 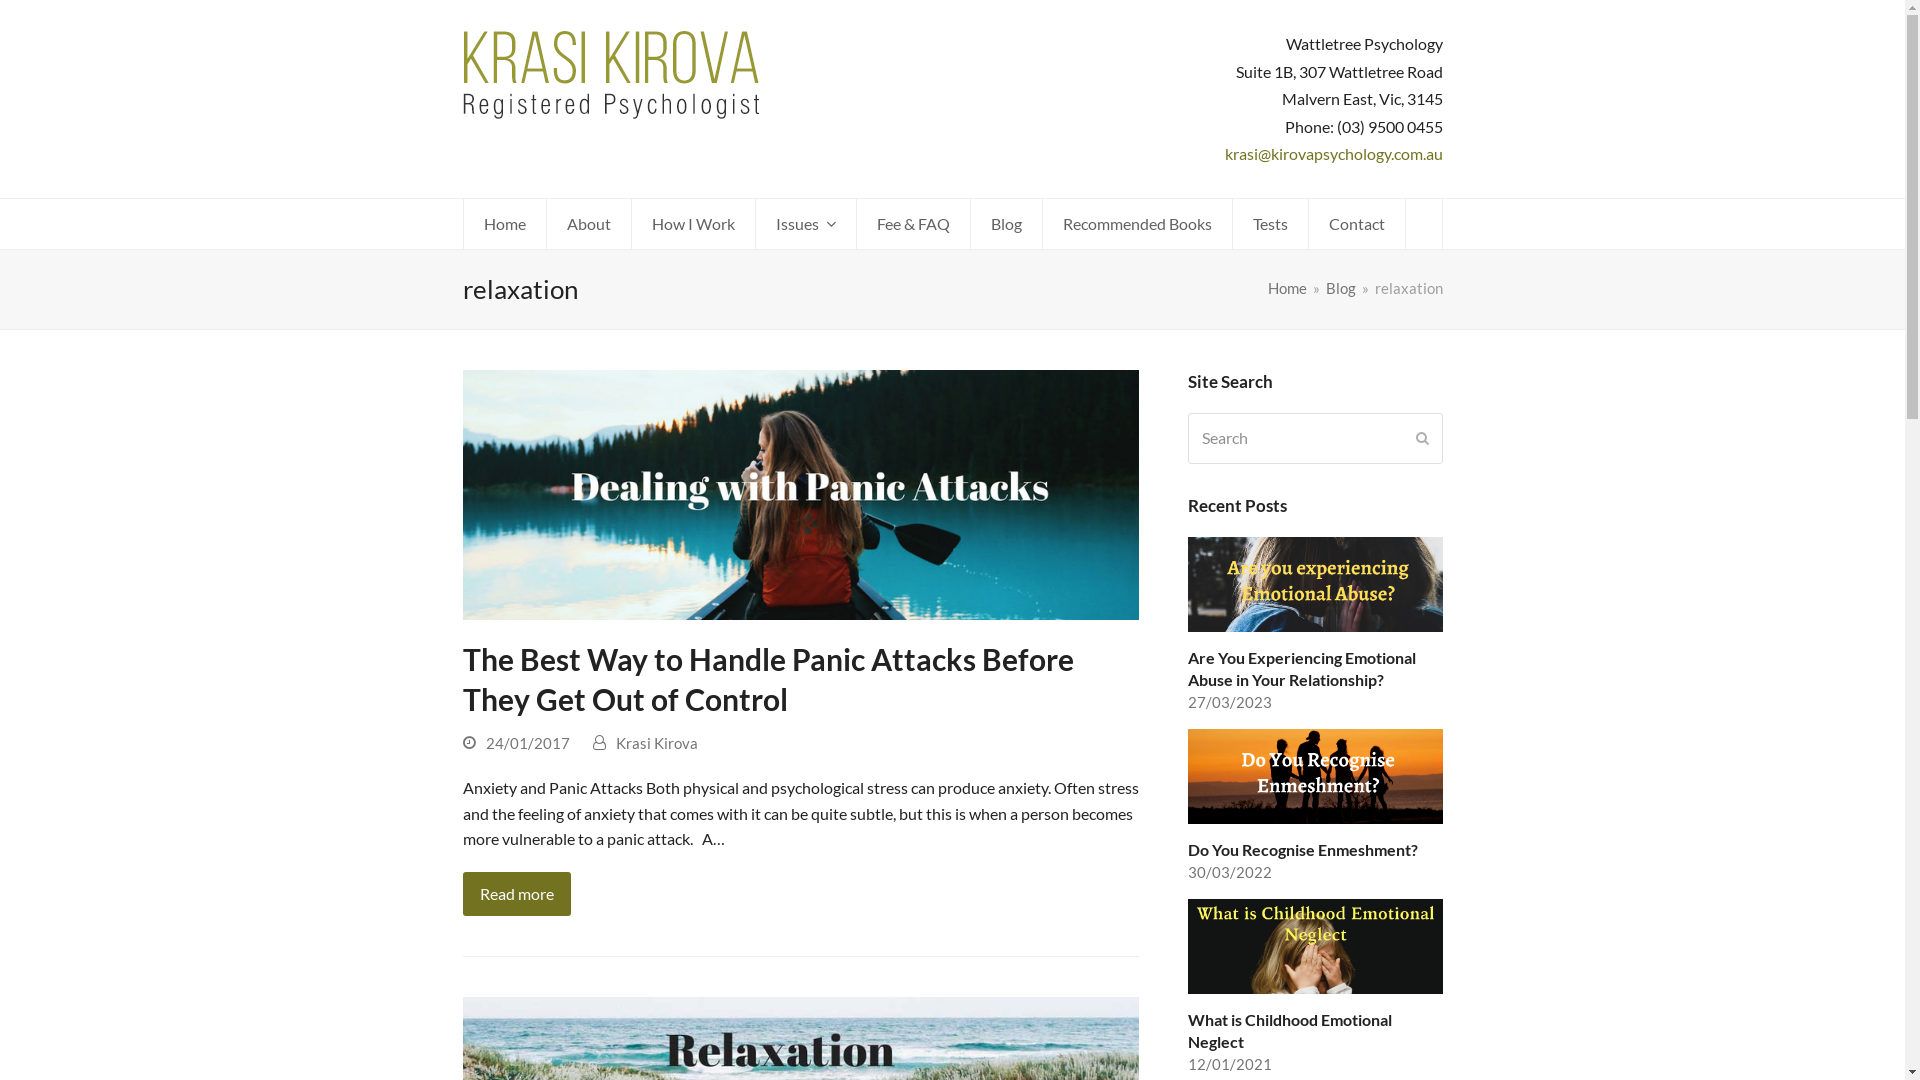 What do you see at coordinates (1333, 152) in the screenshot?
I see `'krasi@kirovapsychology.com.au'` at bounding box center [1333, 152].